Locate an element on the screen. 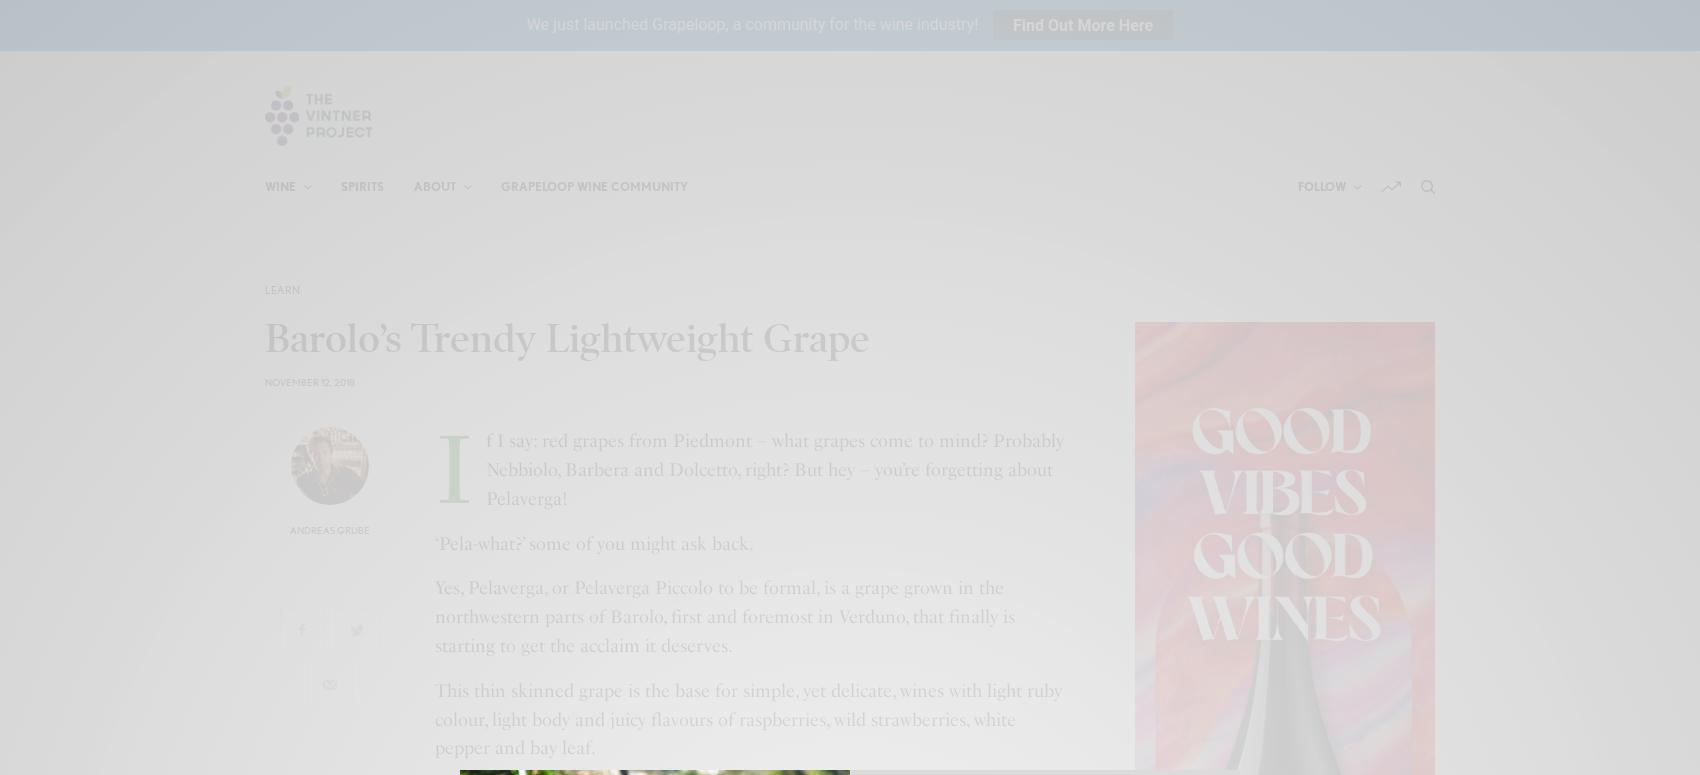  'Andreas Grube' is located at coordinates (328, 530).